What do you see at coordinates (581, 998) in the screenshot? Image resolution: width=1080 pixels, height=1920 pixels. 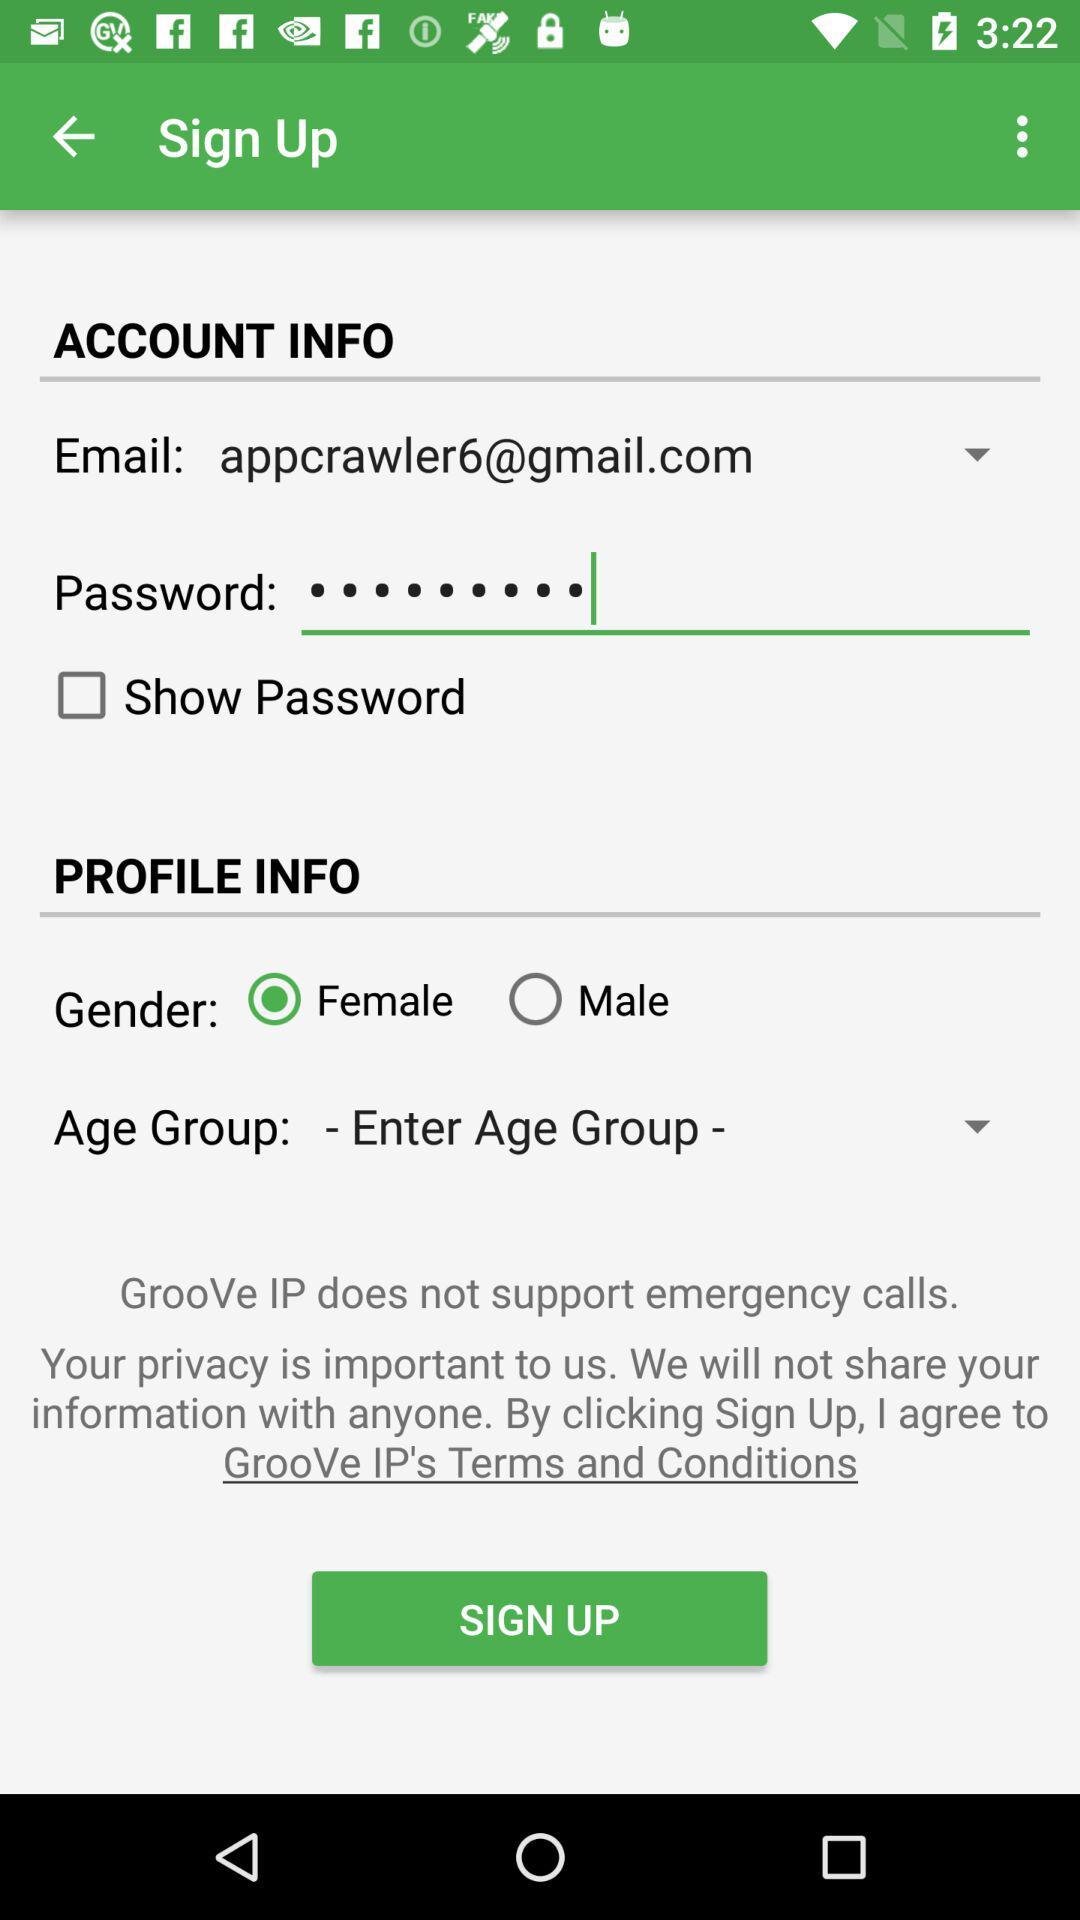 I see `the male` at bounding box center [581, 998].